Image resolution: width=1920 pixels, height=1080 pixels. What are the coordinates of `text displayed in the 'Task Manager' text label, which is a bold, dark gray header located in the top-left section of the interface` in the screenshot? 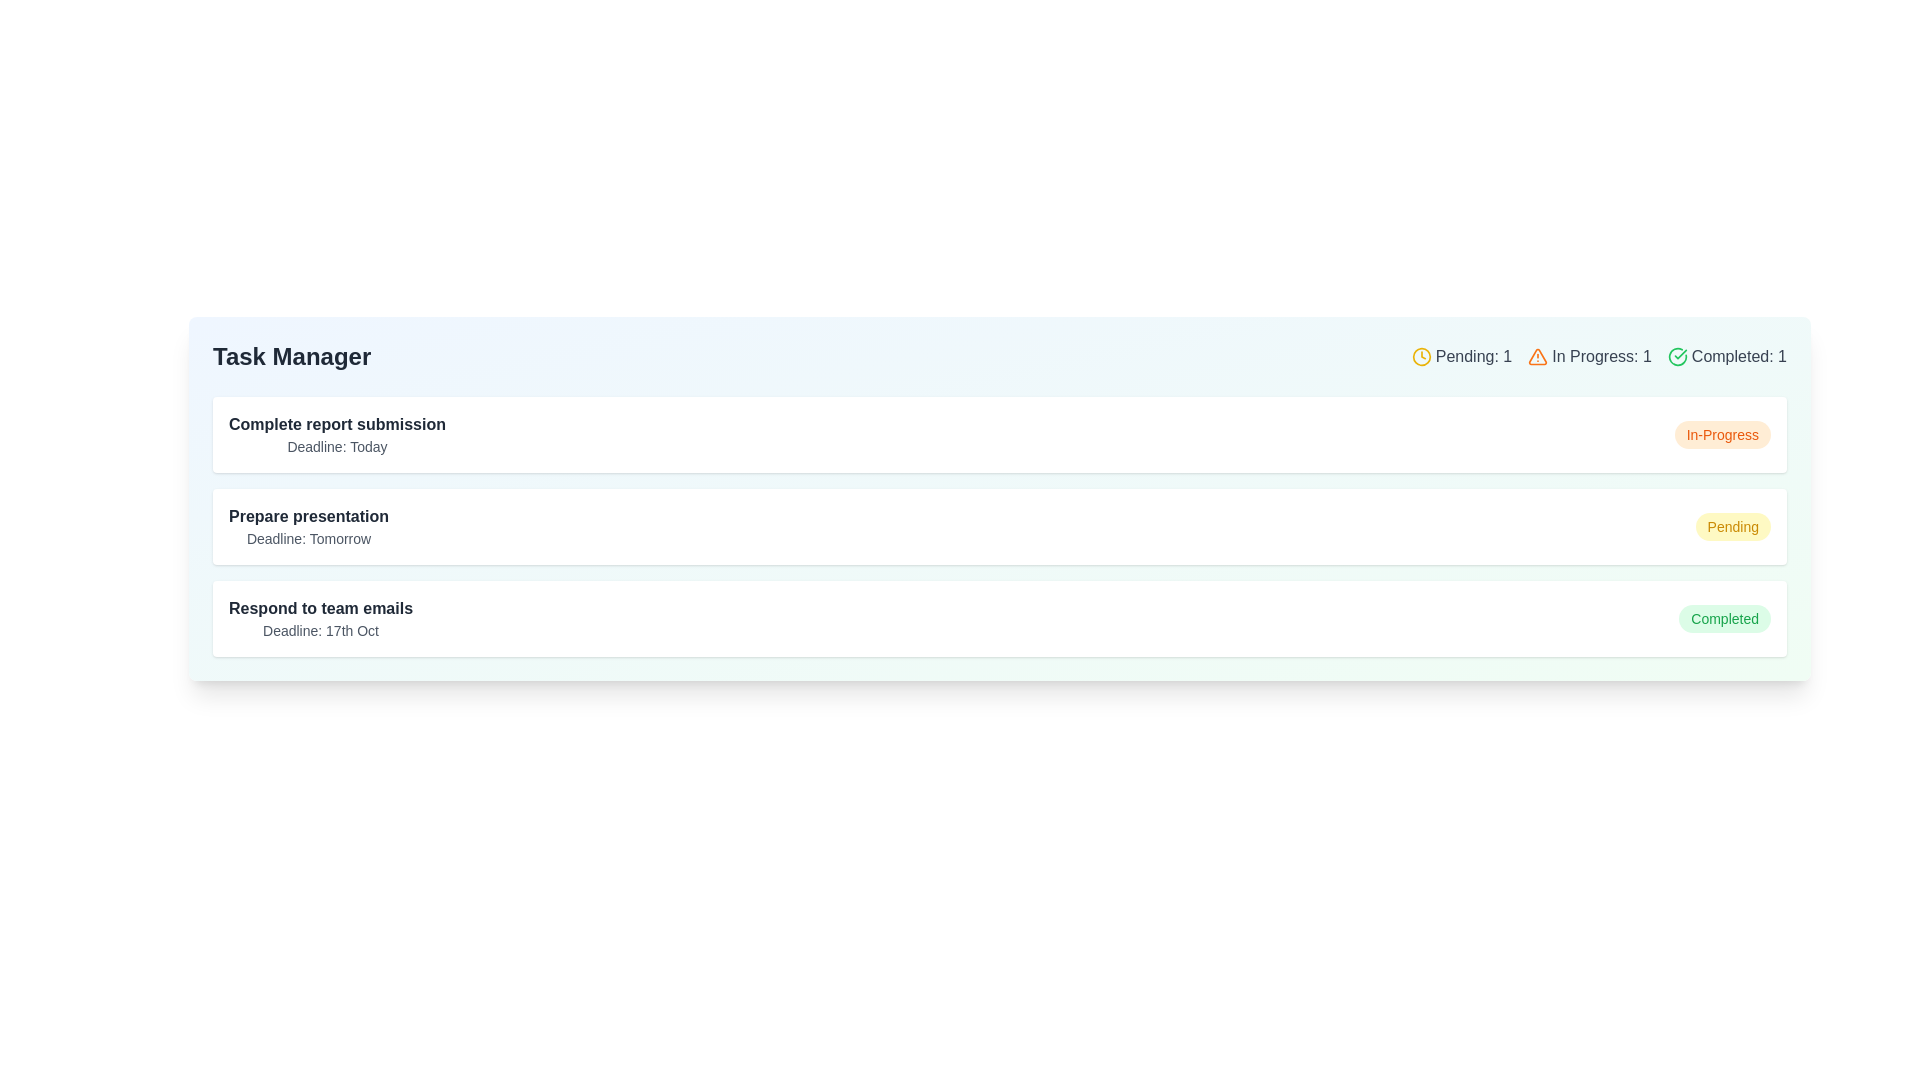 It's located at (291, 356).